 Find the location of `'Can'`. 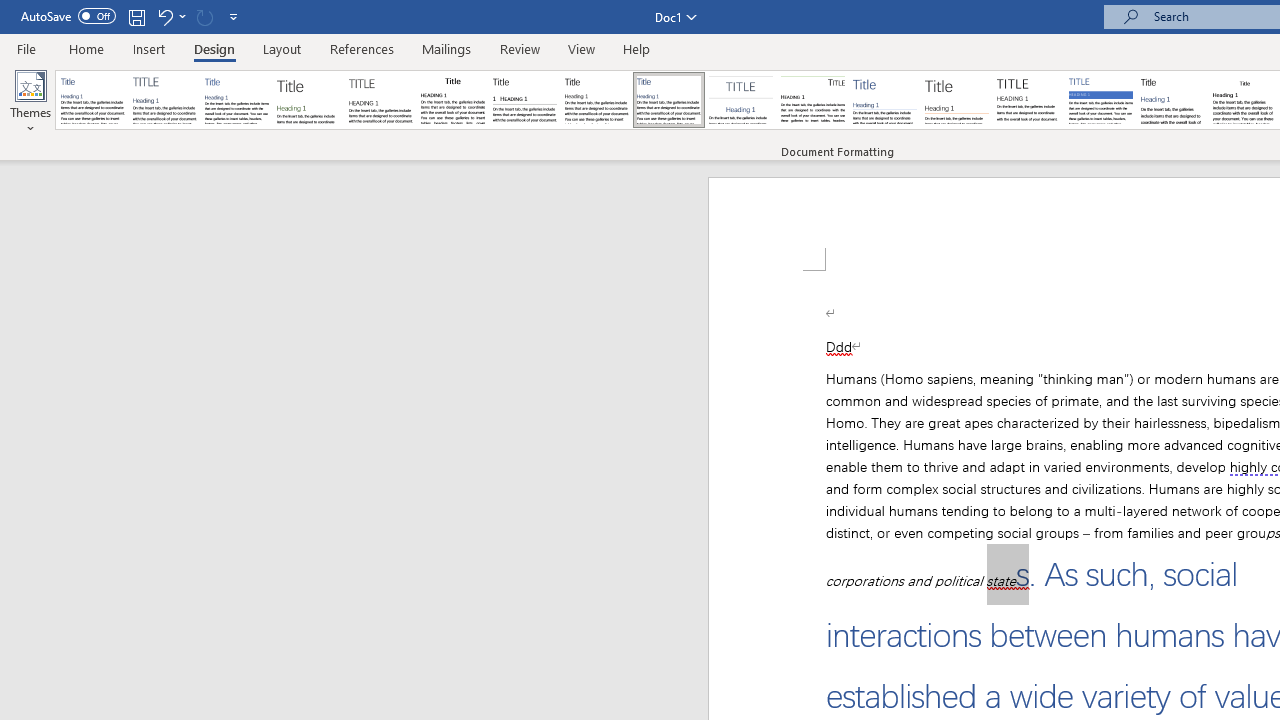

'Can' is located at coordinates (204, 16).